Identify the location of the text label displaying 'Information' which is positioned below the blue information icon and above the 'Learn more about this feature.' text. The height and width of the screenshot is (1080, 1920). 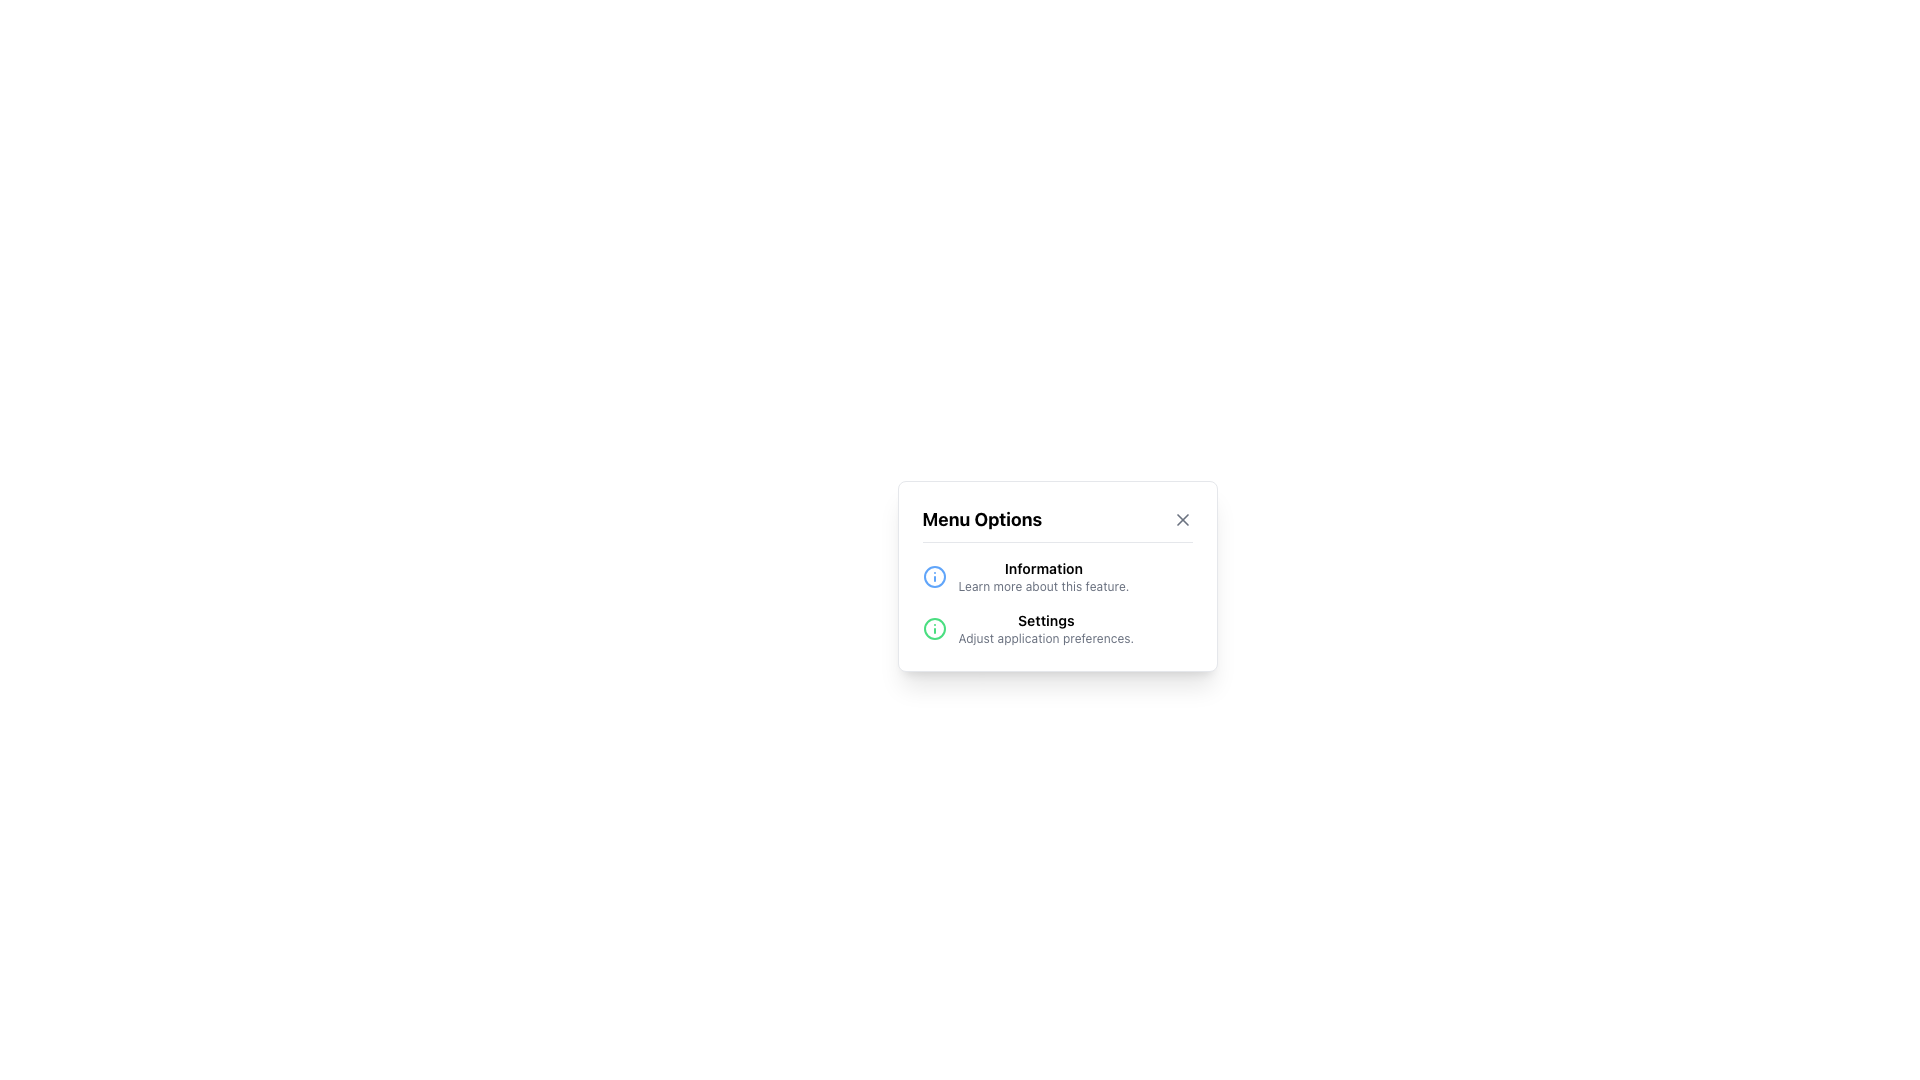
(1042, 568).